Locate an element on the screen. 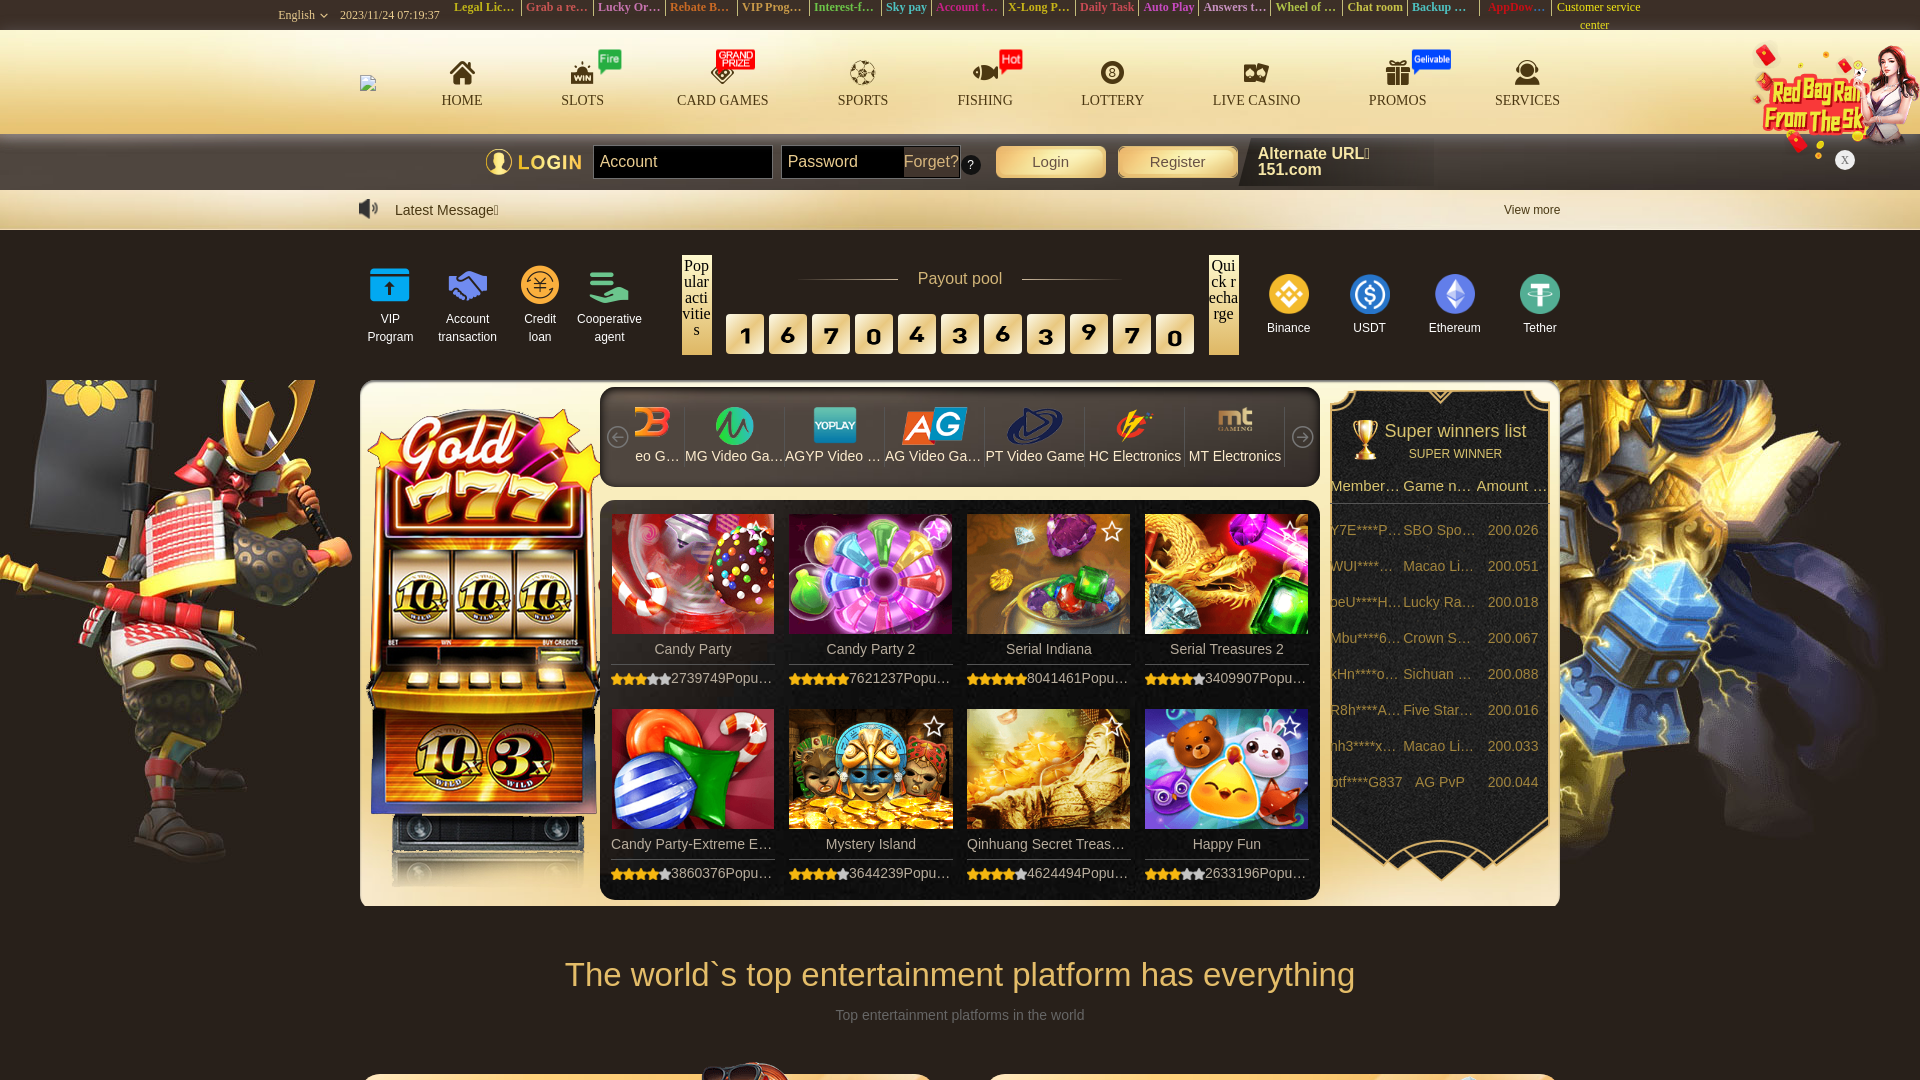 The height and width of the screenshot is (1080, 1920). 'PROMOS' is located at coordinates (1396, 81).